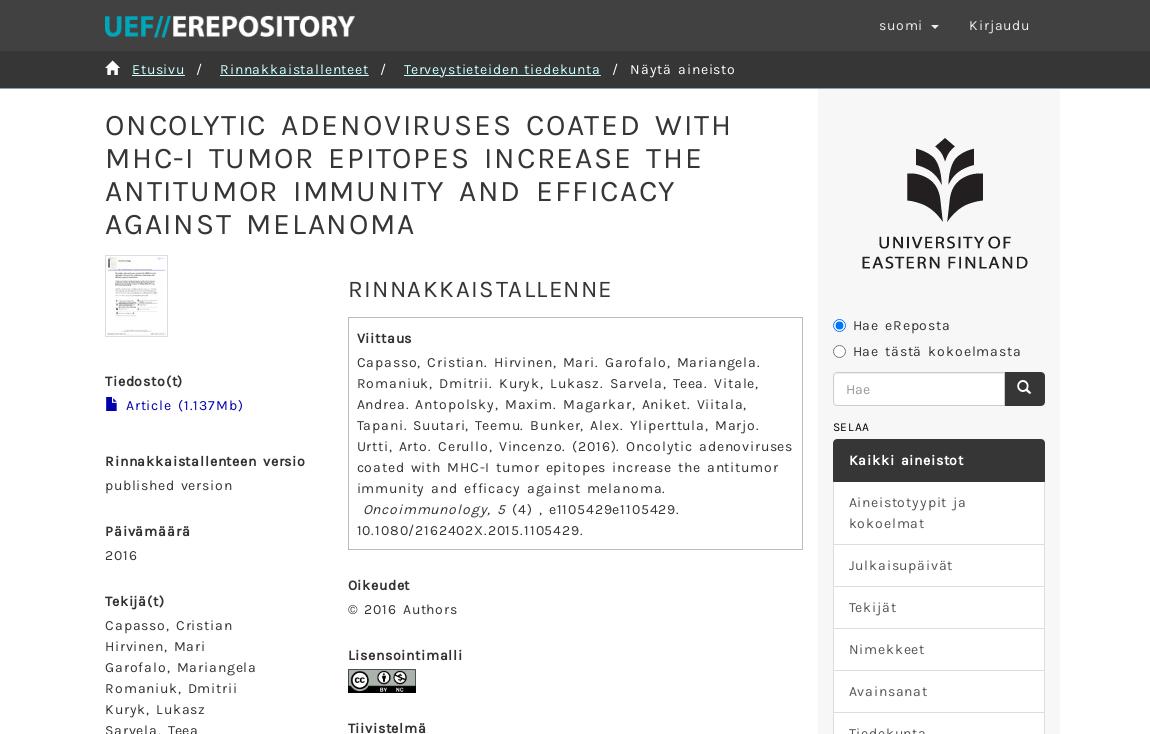 This screenshot has width=1150, height=734. Describe the element at coordinates (103, 461) in the screenshot. I see `'Rinnakkaistallenteen versio'` at that location.